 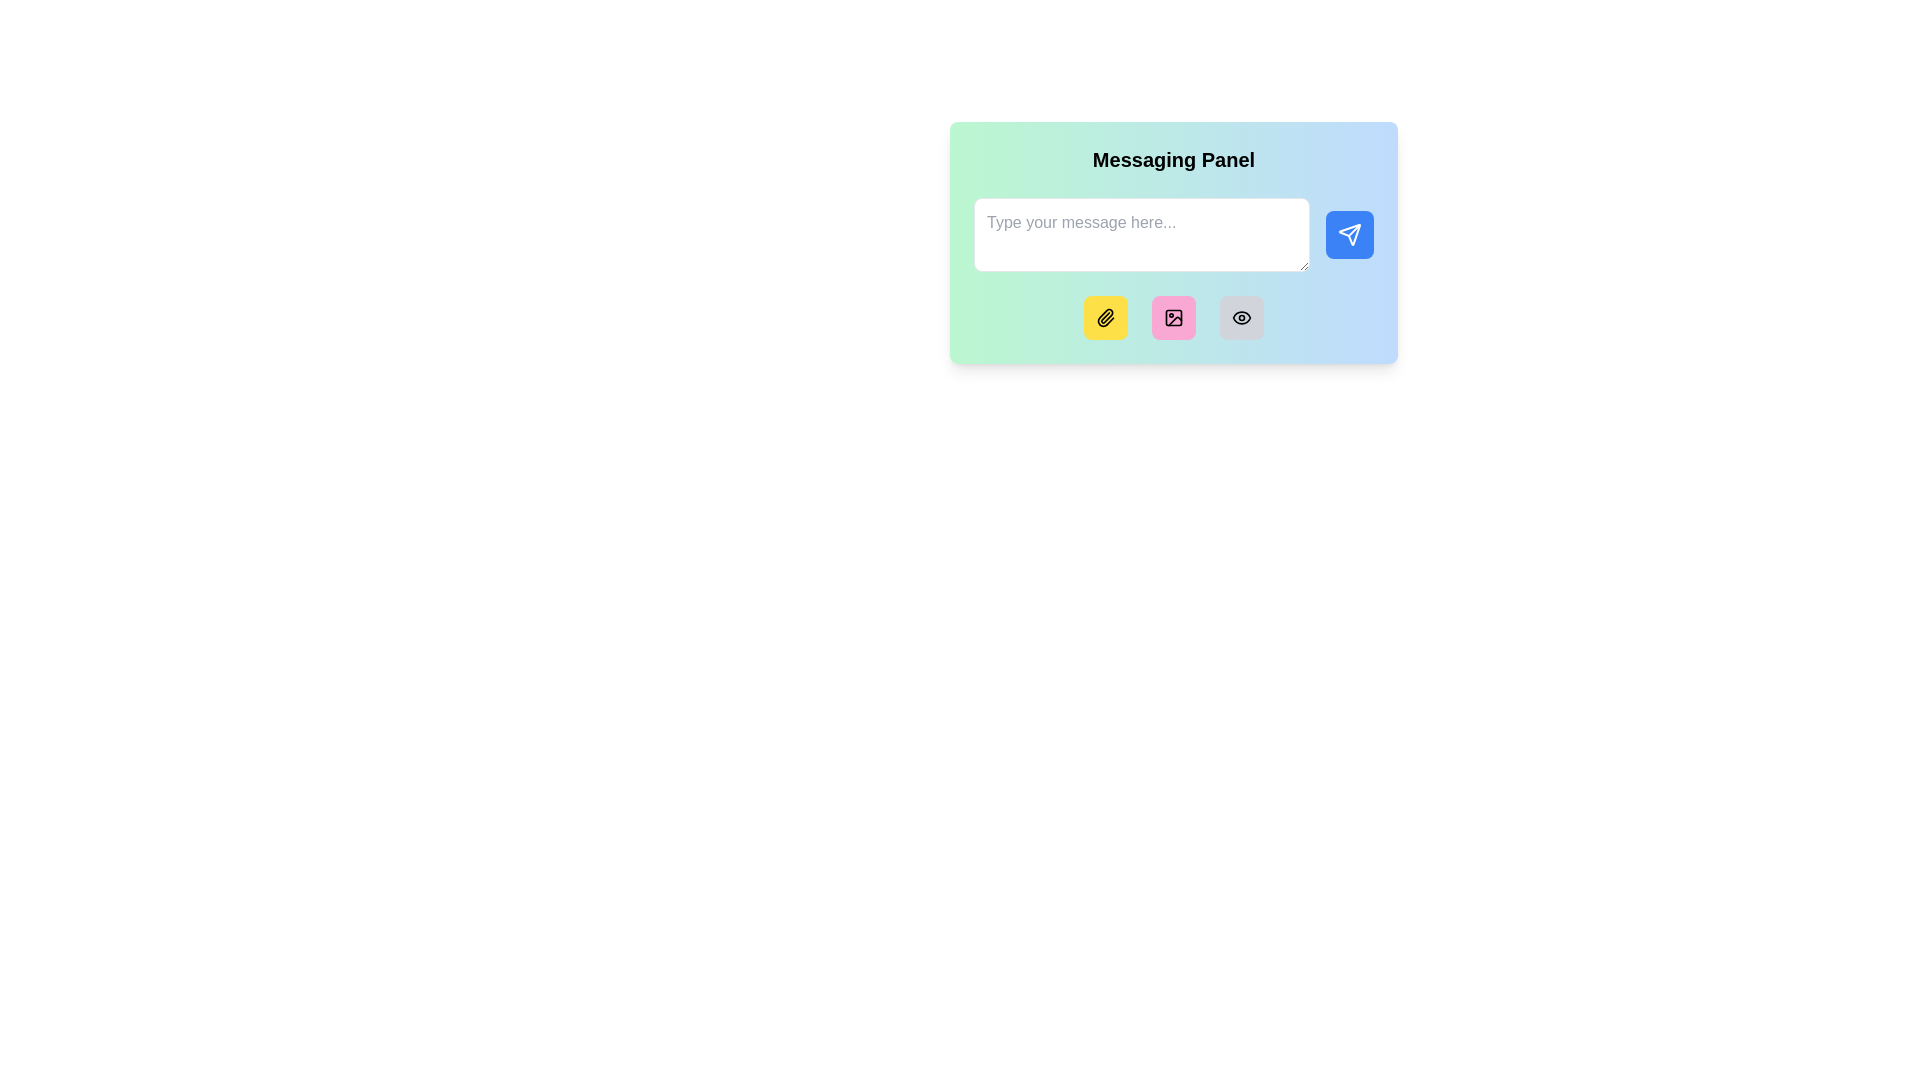 What do you see at coordinates (1142, 234) in the screenshot?
I see `the text input field that has a placeholder text 'Type your message here...'` at bounding box center [1142, 234].